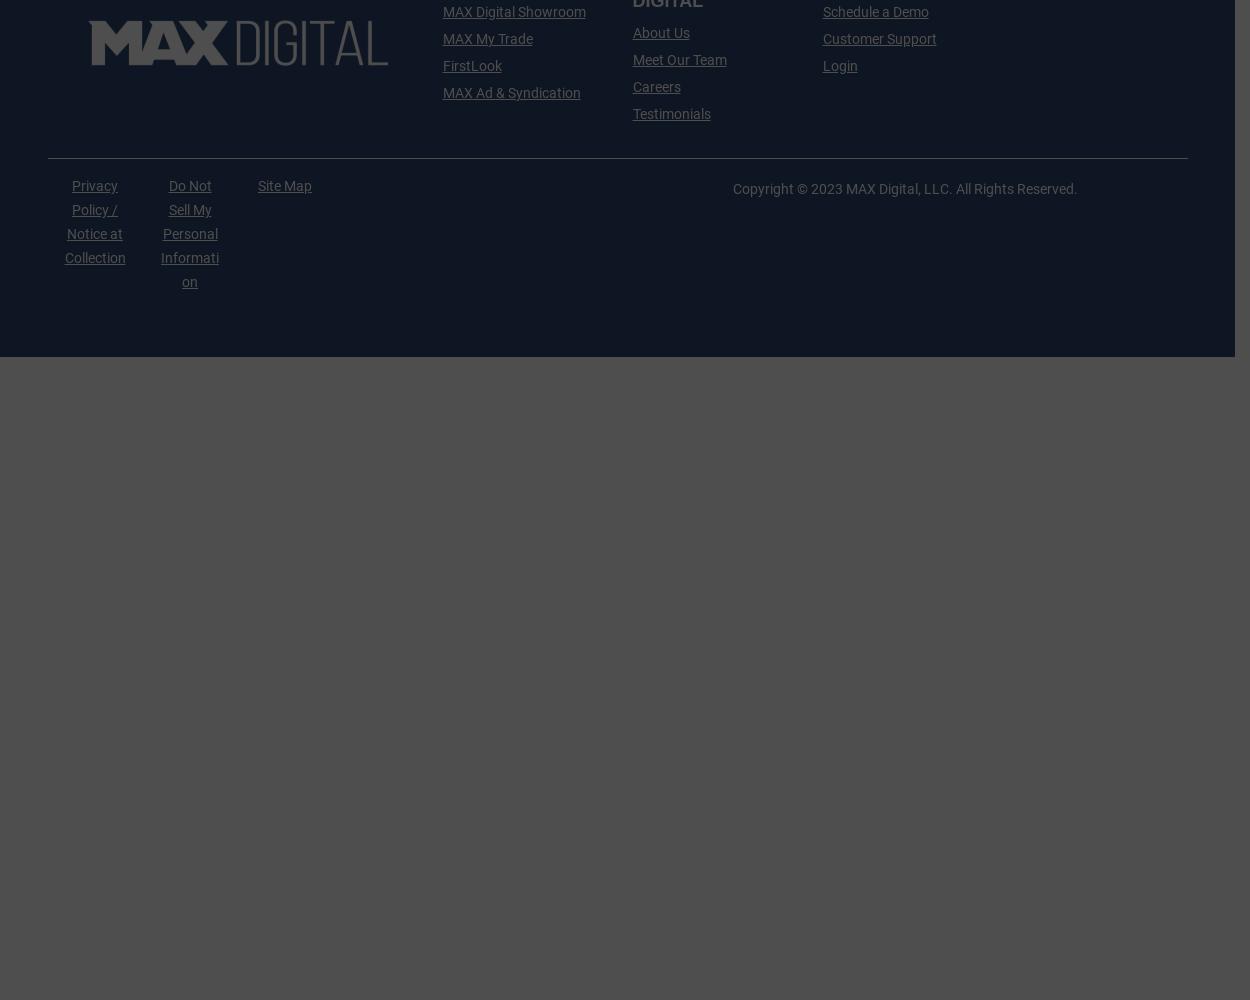 Image resolution: width=1250 pixels, height=1000 pixels. What do you see at coordinates (731, 188) in the screenshot?
I see `'Copyright © 2023 MAX Digital, LLC. All Rights Reserved.'` at bounding box center [731, 188].